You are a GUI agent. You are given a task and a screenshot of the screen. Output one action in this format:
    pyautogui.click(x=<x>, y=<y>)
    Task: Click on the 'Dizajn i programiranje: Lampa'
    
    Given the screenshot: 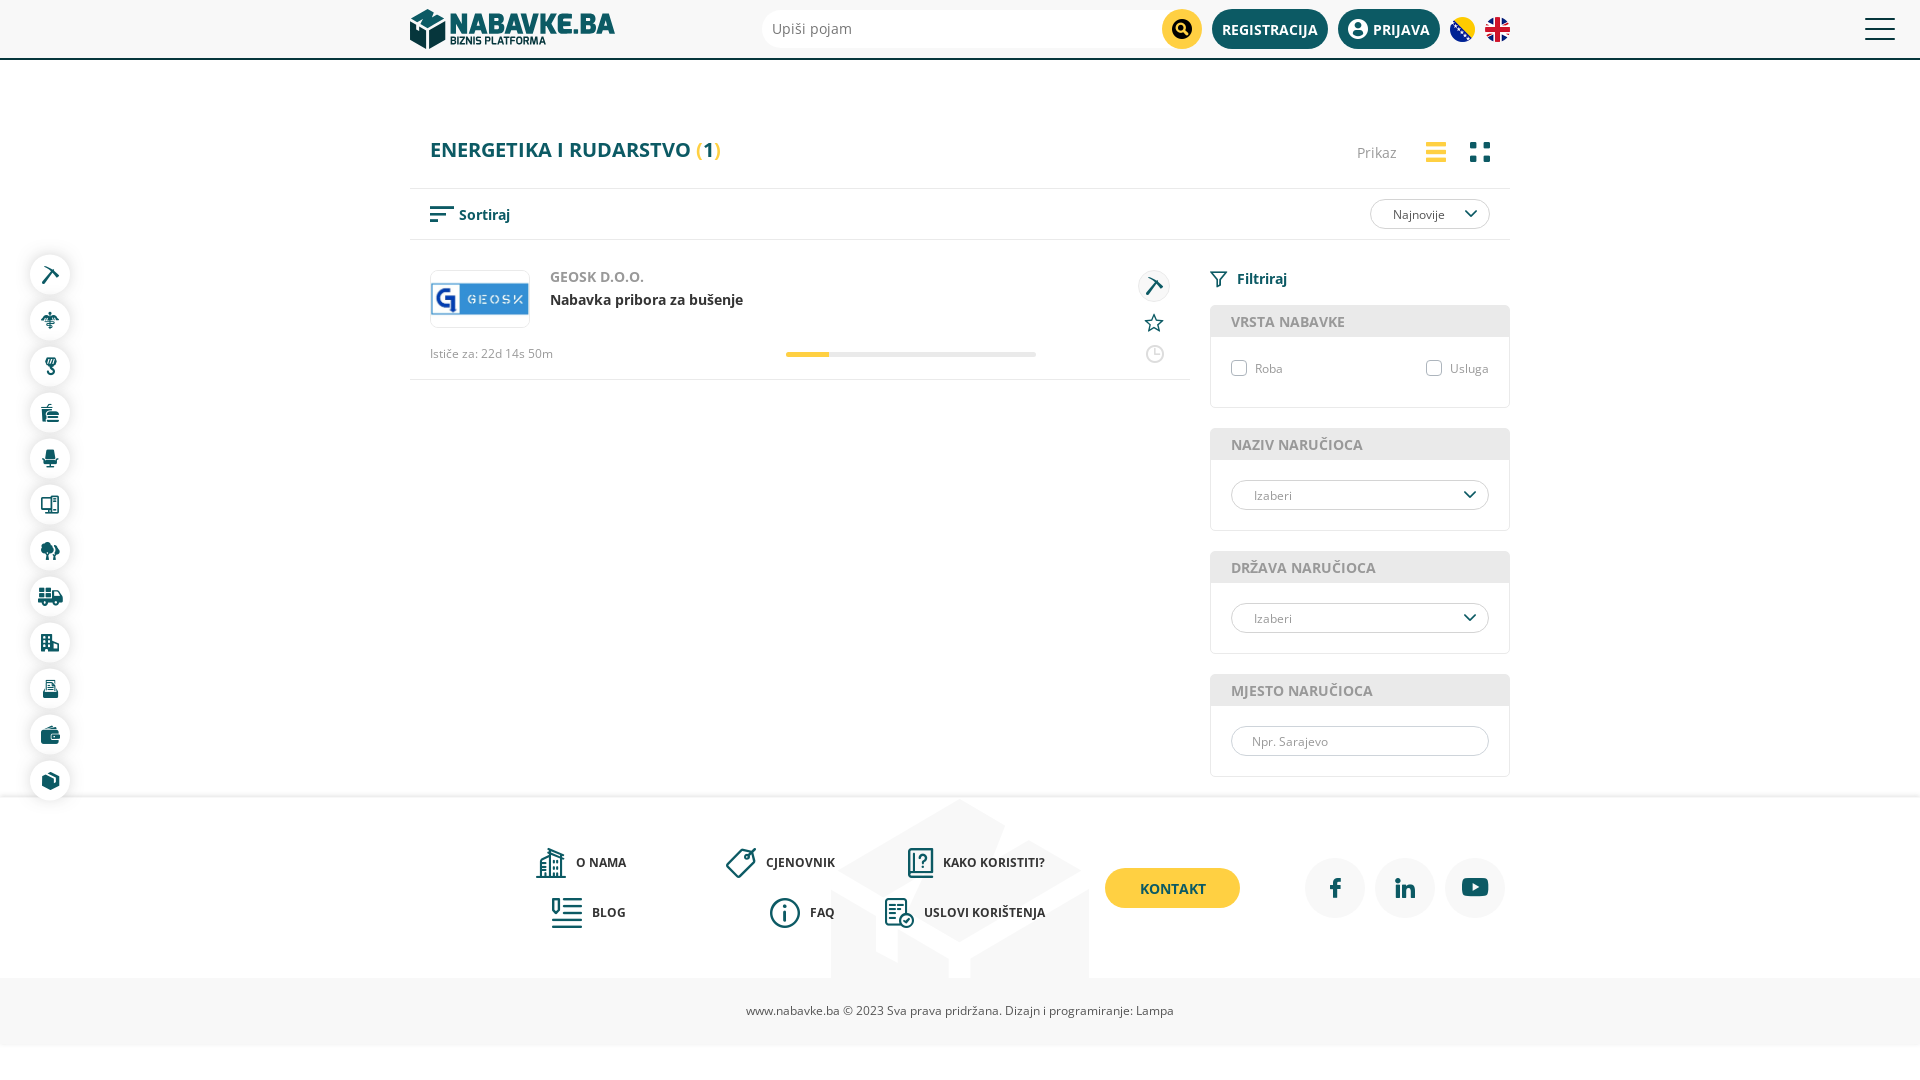 What is the action you would take?
    pyautogui.click(x=1088, y=1010)
    